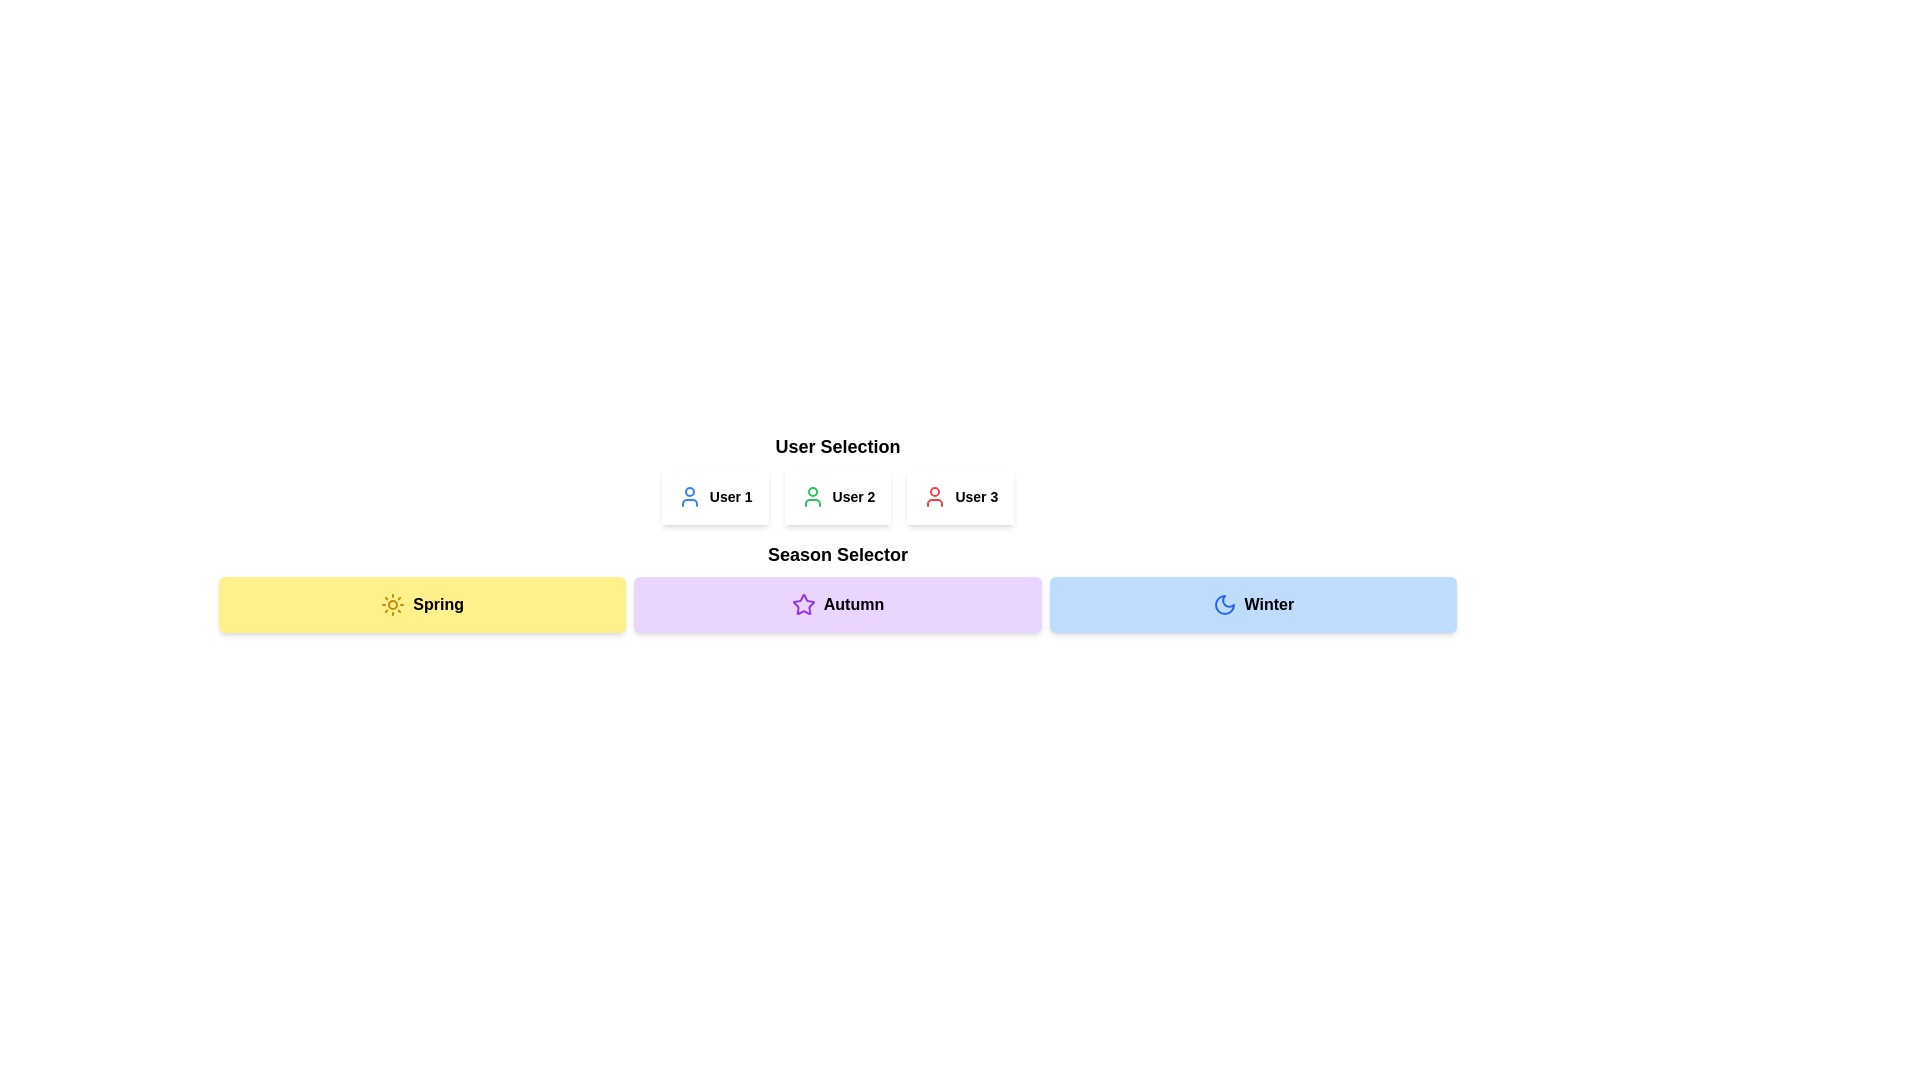 This screenshot has height=1080, width=1920. I want to click on the 'Winter' text label, which is the third selectable option in the horizontal 'Season Selector' bar, so click(1268, 604).